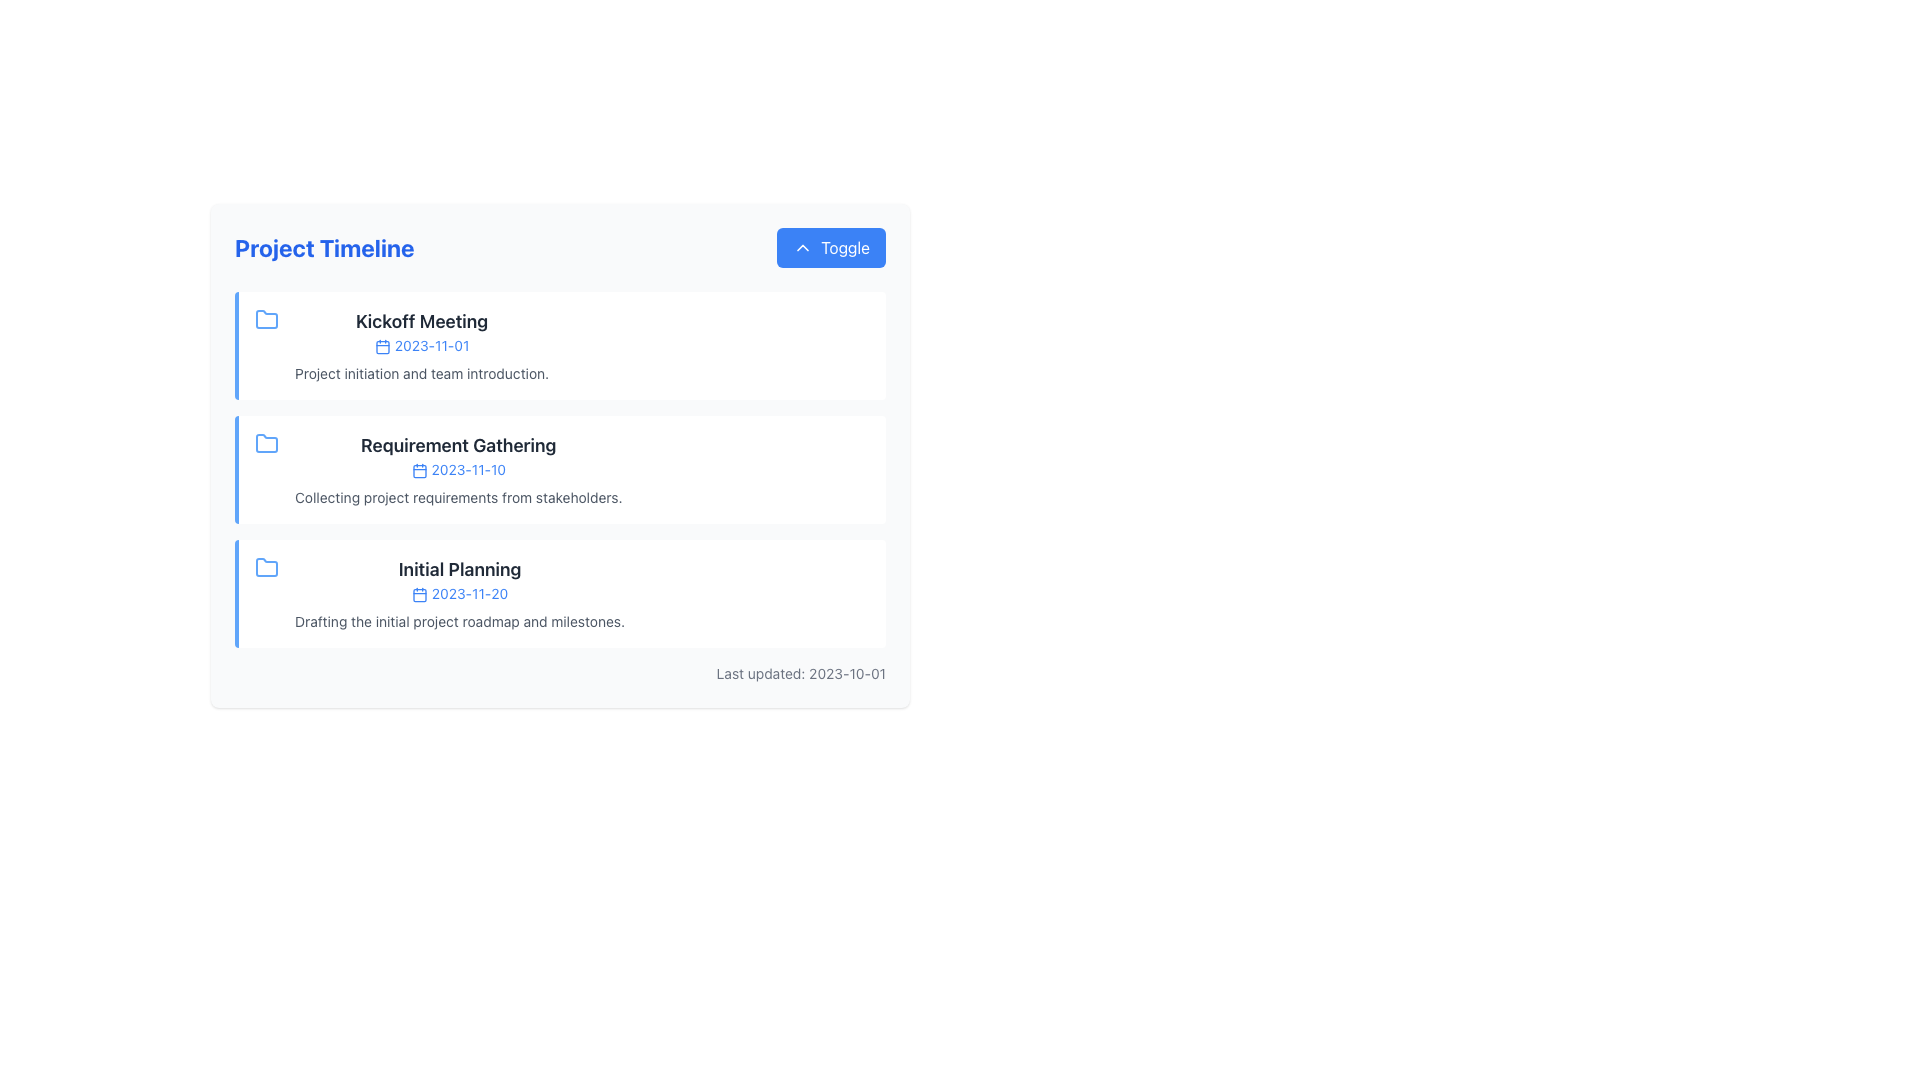 The image size is (1920, 1080). What do you see at coordinates (560, 470) in the screenshot?
I see `the second list item in the 'Project Timeline' section that details 'Requirement Gathering'` at bounding box center [560, 470].